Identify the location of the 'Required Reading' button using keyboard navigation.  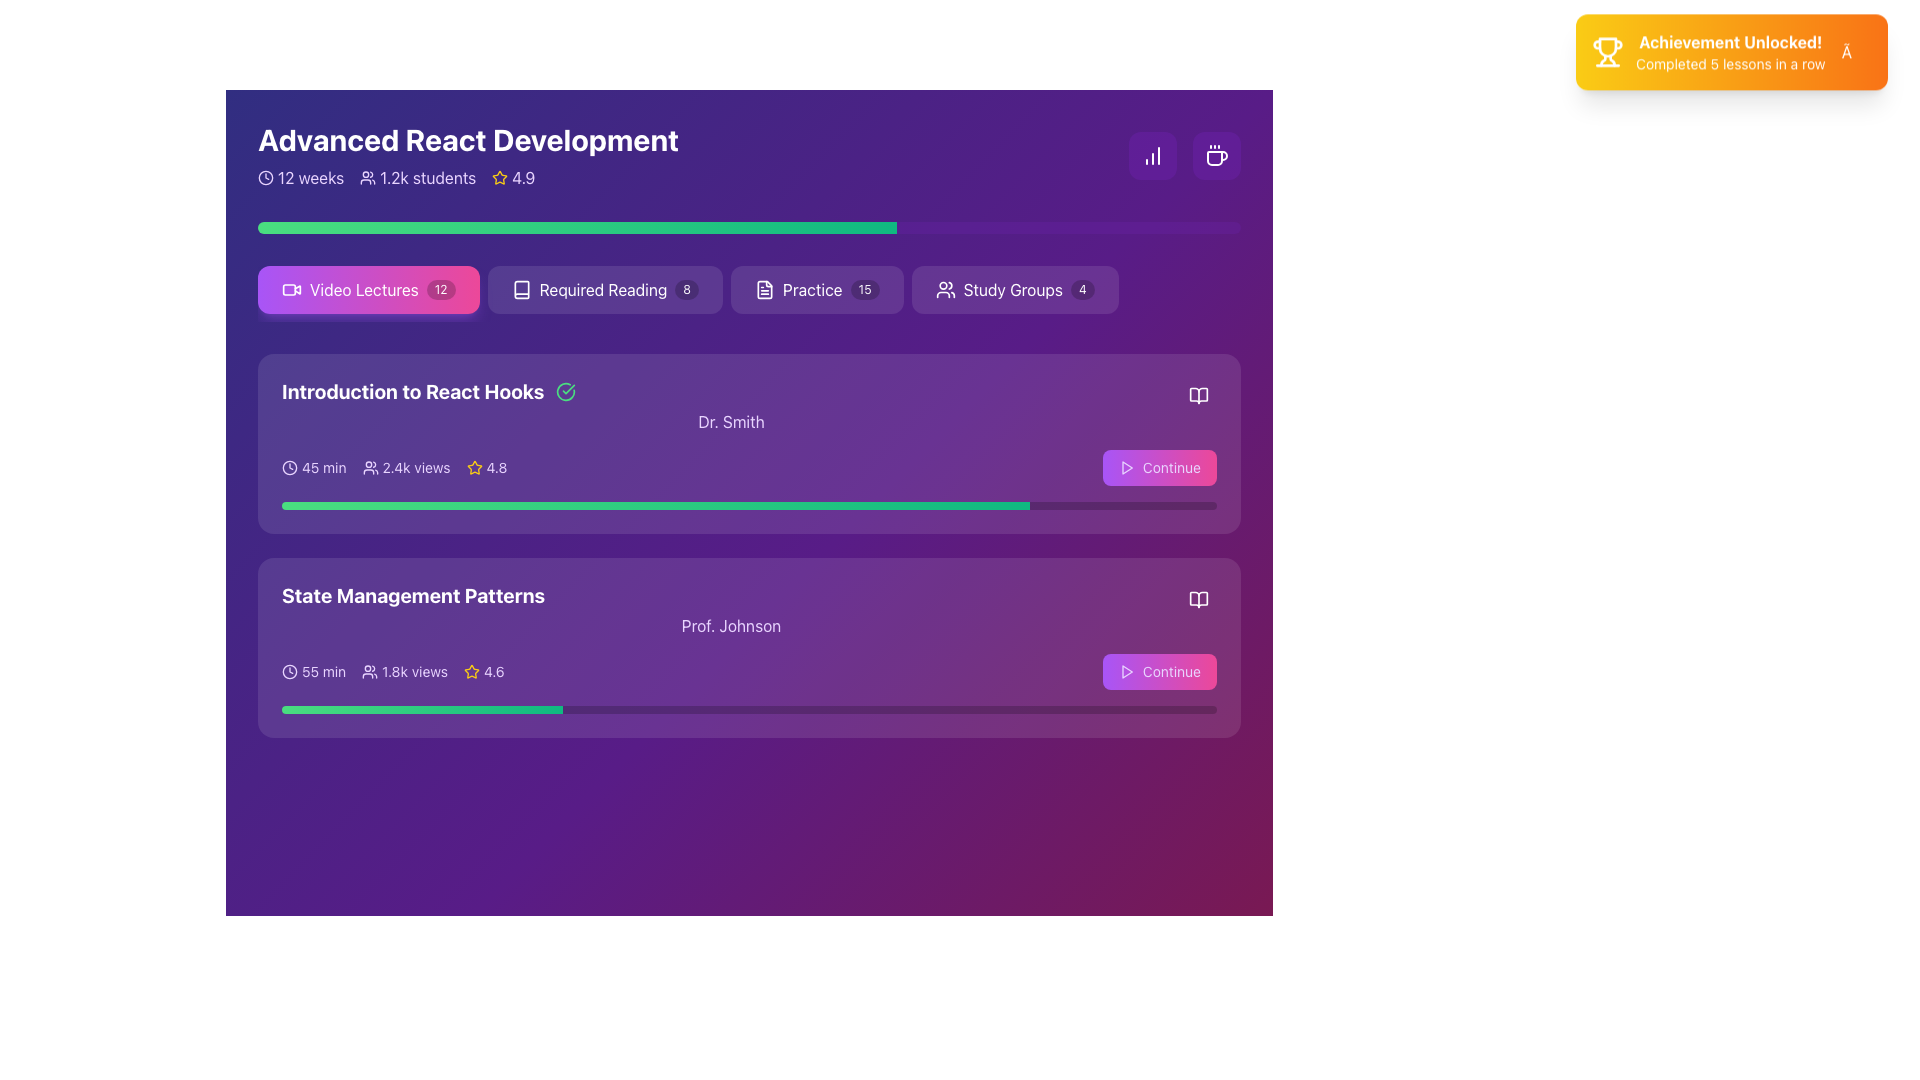
(604, 289).